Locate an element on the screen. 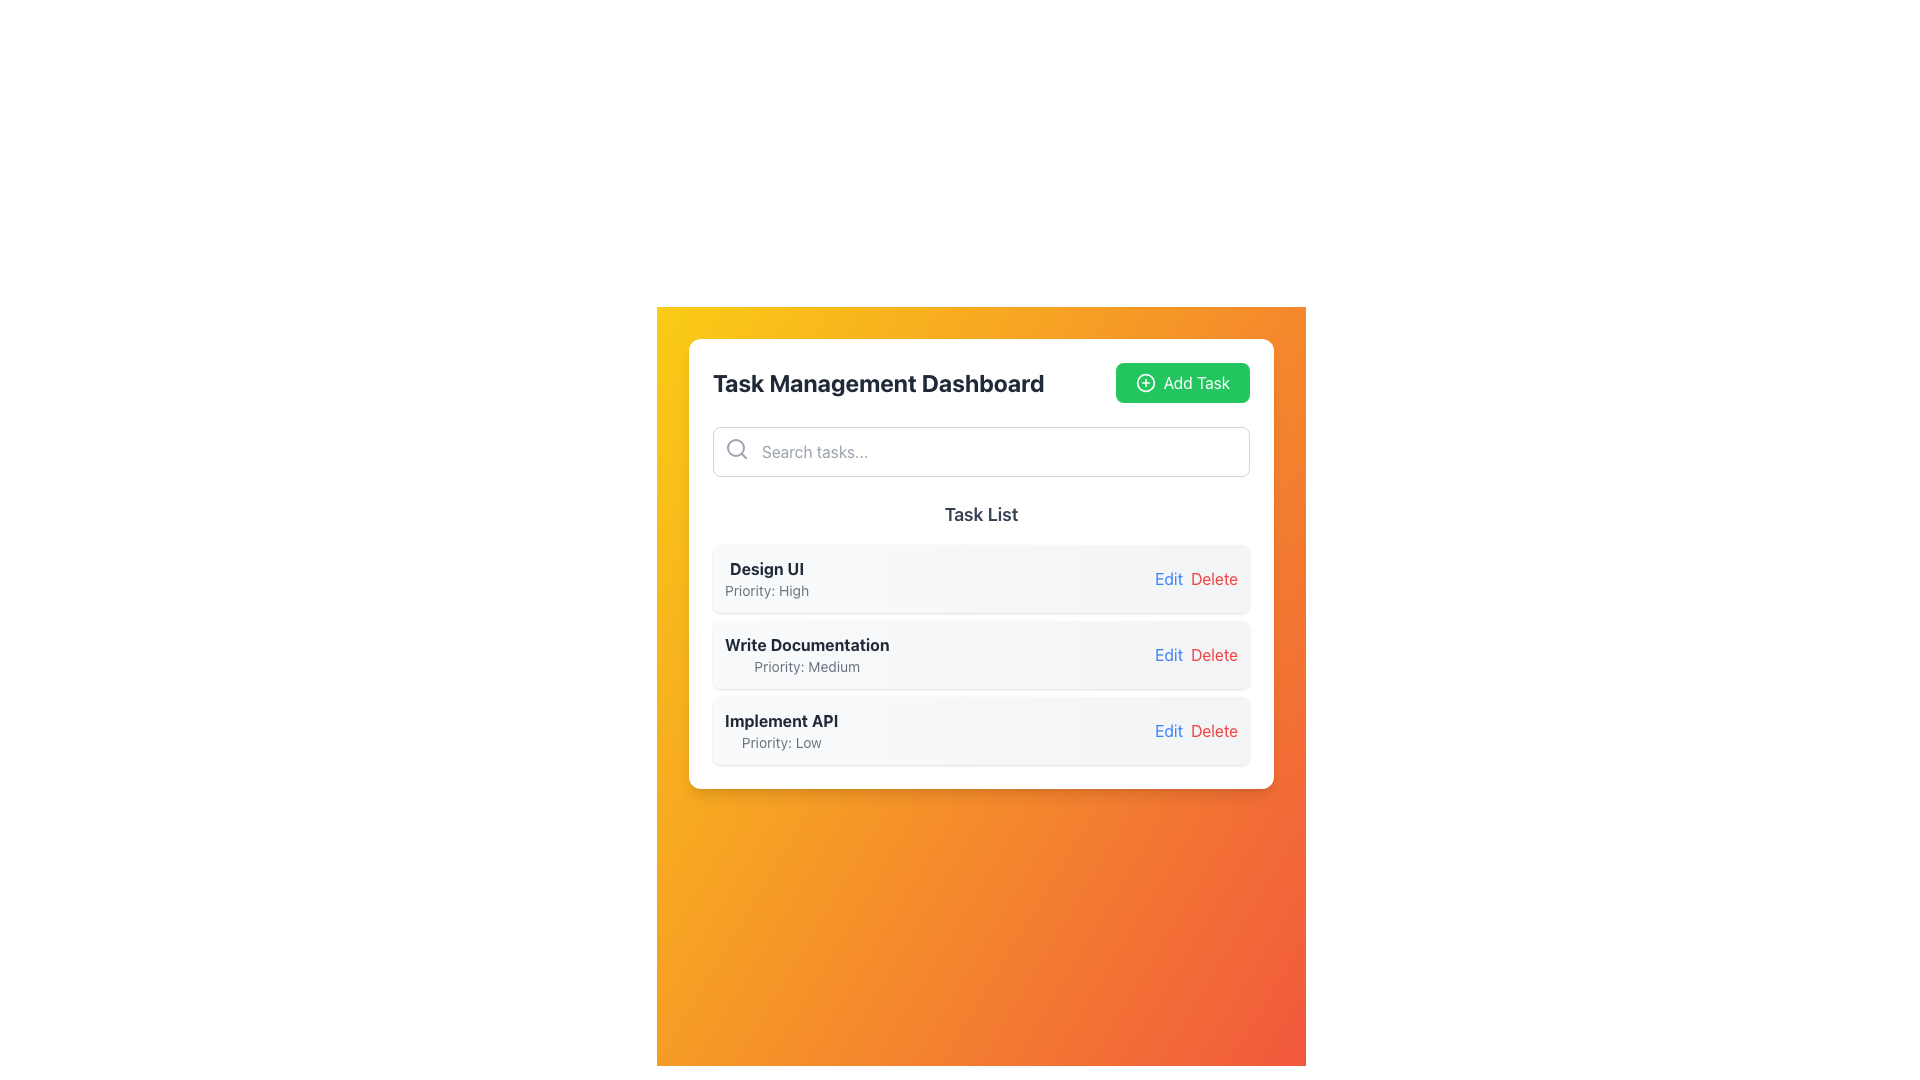  the interactive text label for editing the task titled 'Write Documentation' is located at coordinates (1169, 655).